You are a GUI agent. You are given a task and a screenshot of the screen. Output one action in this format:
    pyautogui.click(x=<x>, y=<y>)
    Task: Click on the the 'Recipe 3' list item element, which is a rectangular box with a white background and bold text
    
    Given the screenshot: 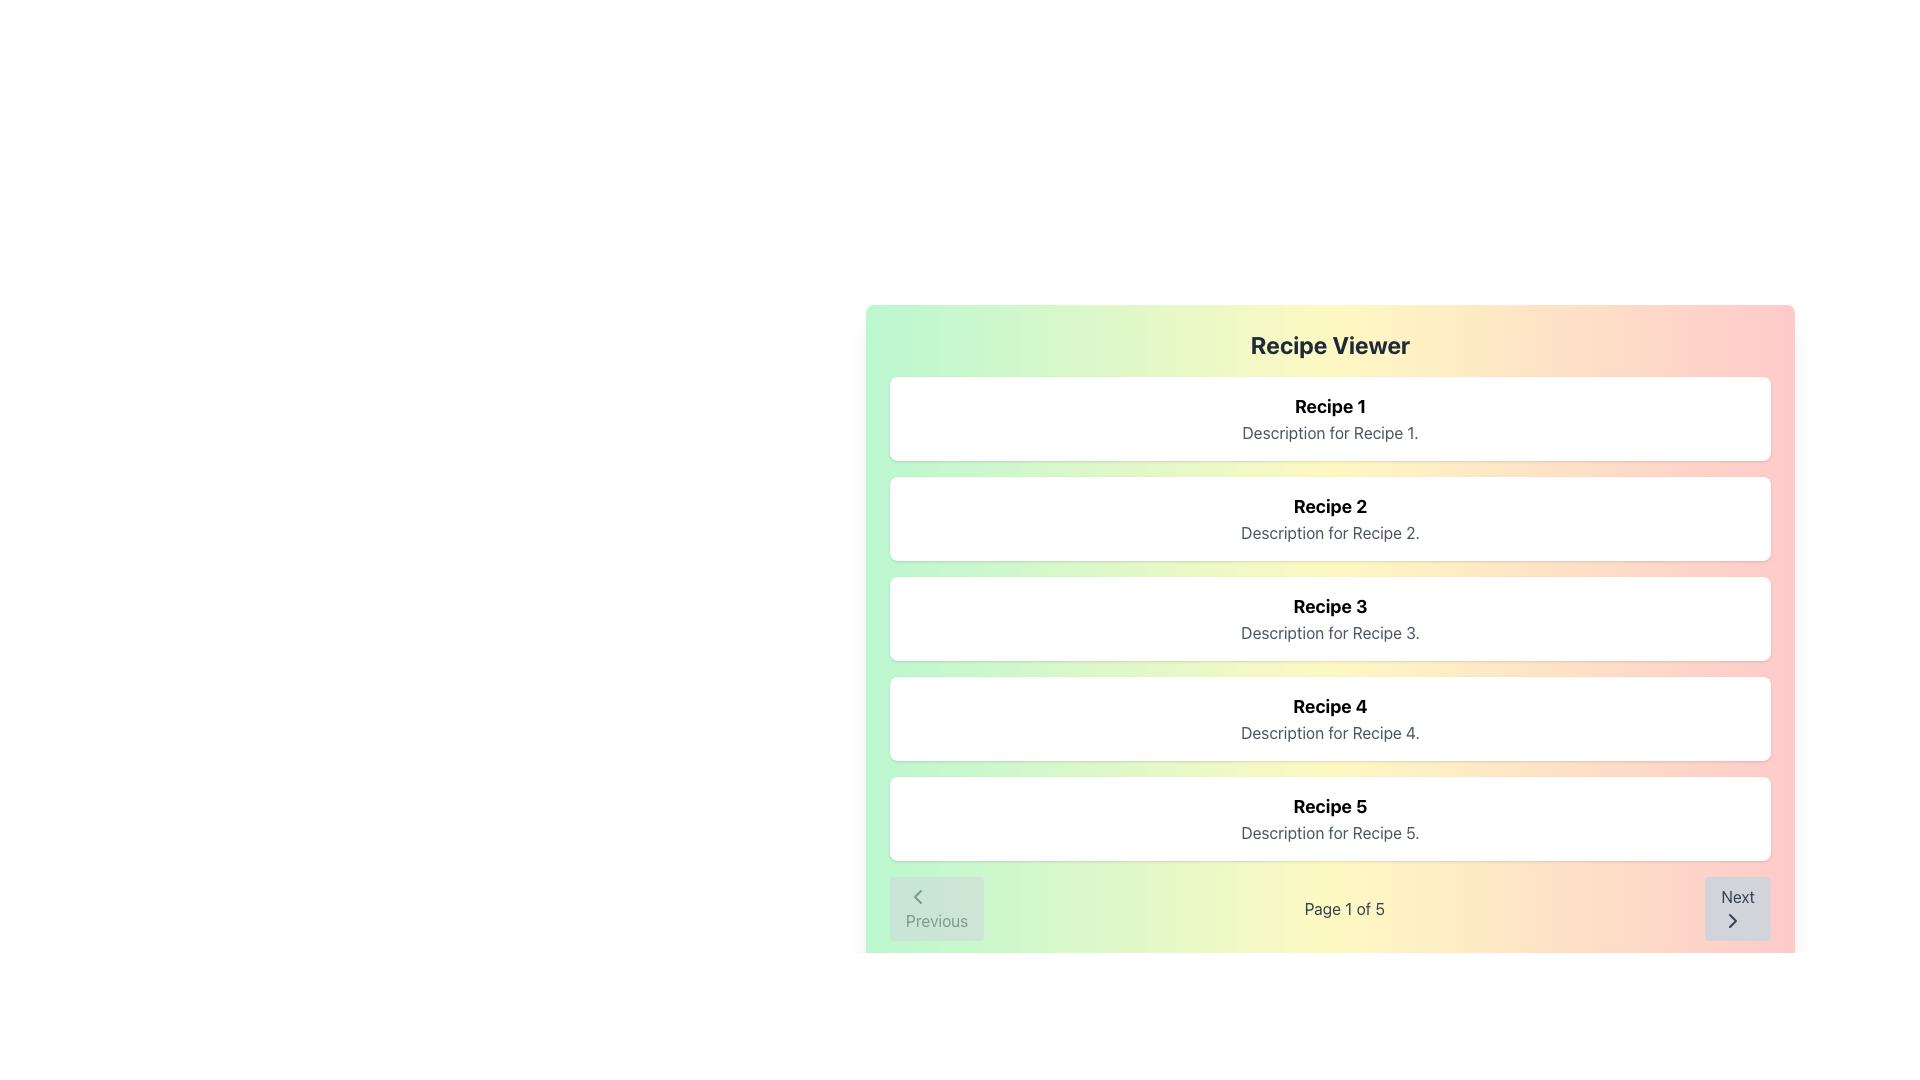 What is the action you would take?
    pyautogui.click(x=1330, y=617)
    